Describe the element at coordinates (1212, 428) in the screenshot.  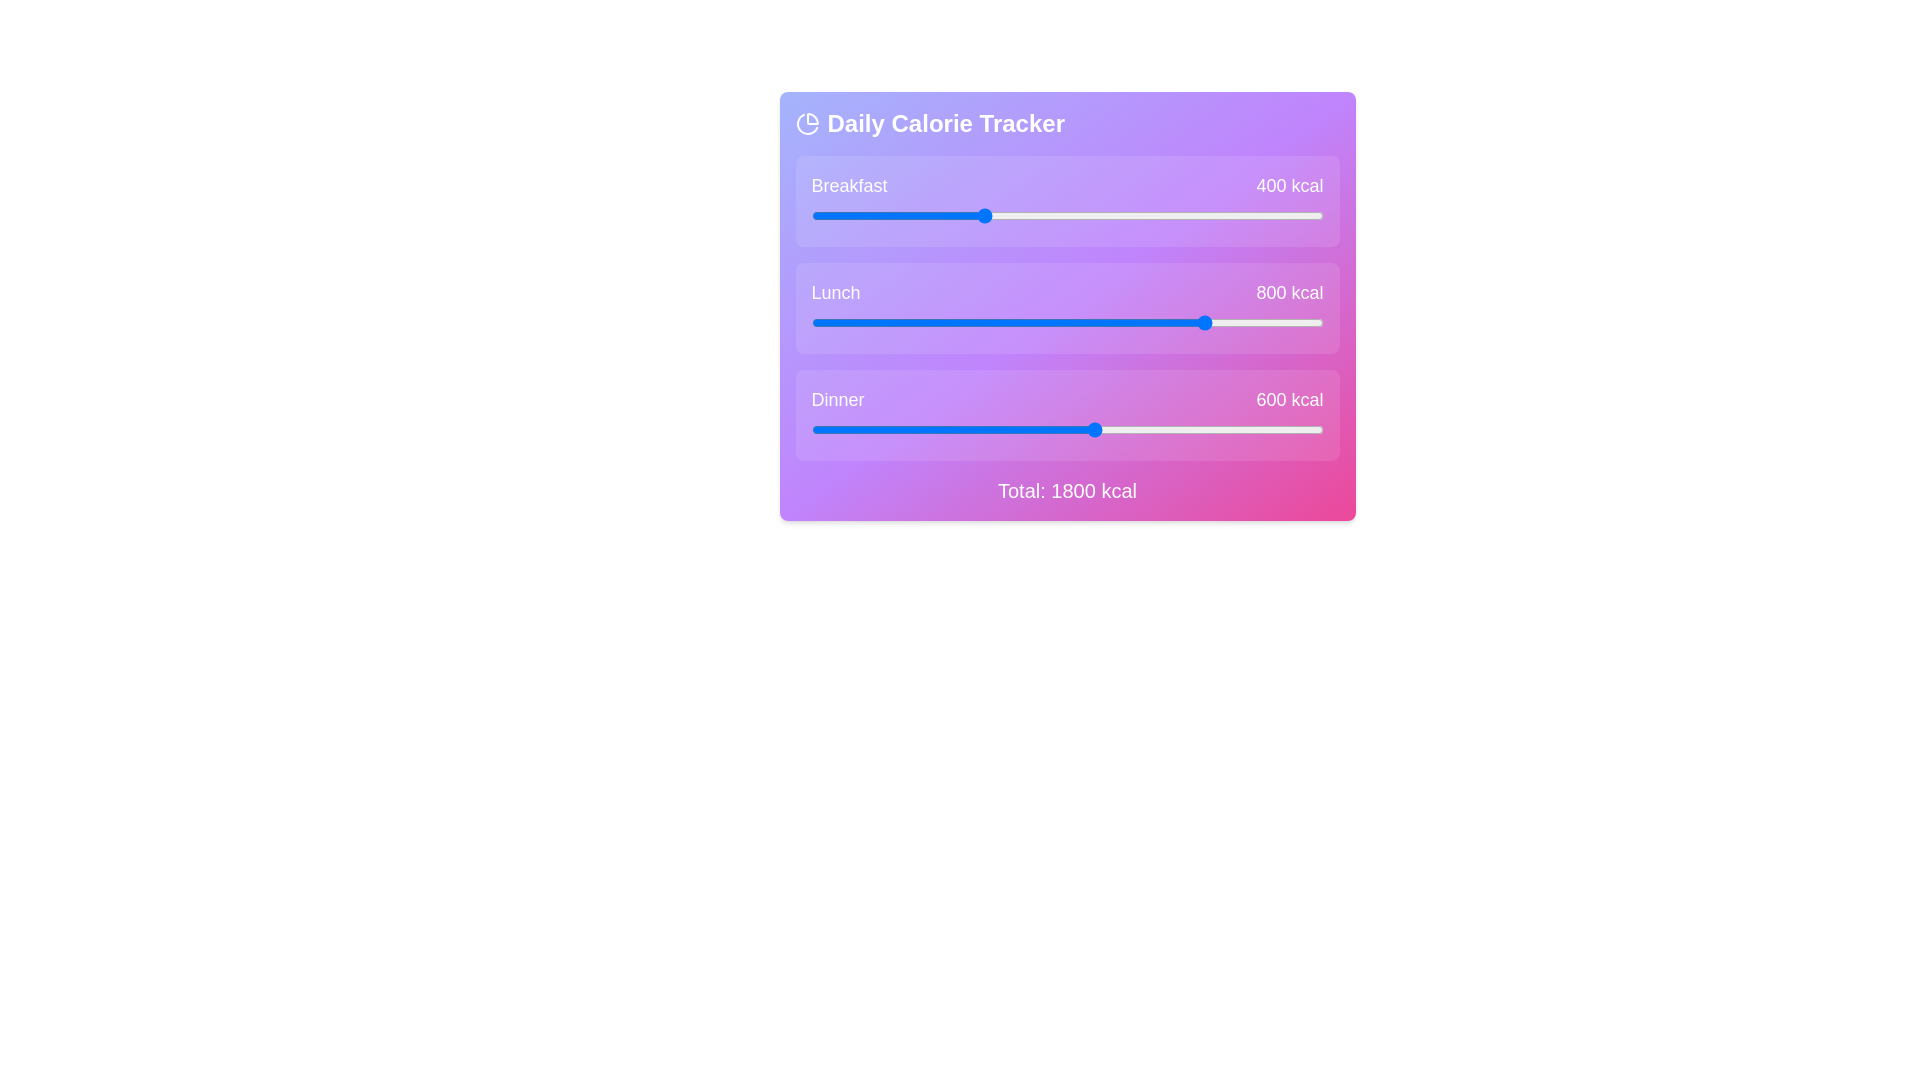
I see `the dinner calorie slider` at that location.